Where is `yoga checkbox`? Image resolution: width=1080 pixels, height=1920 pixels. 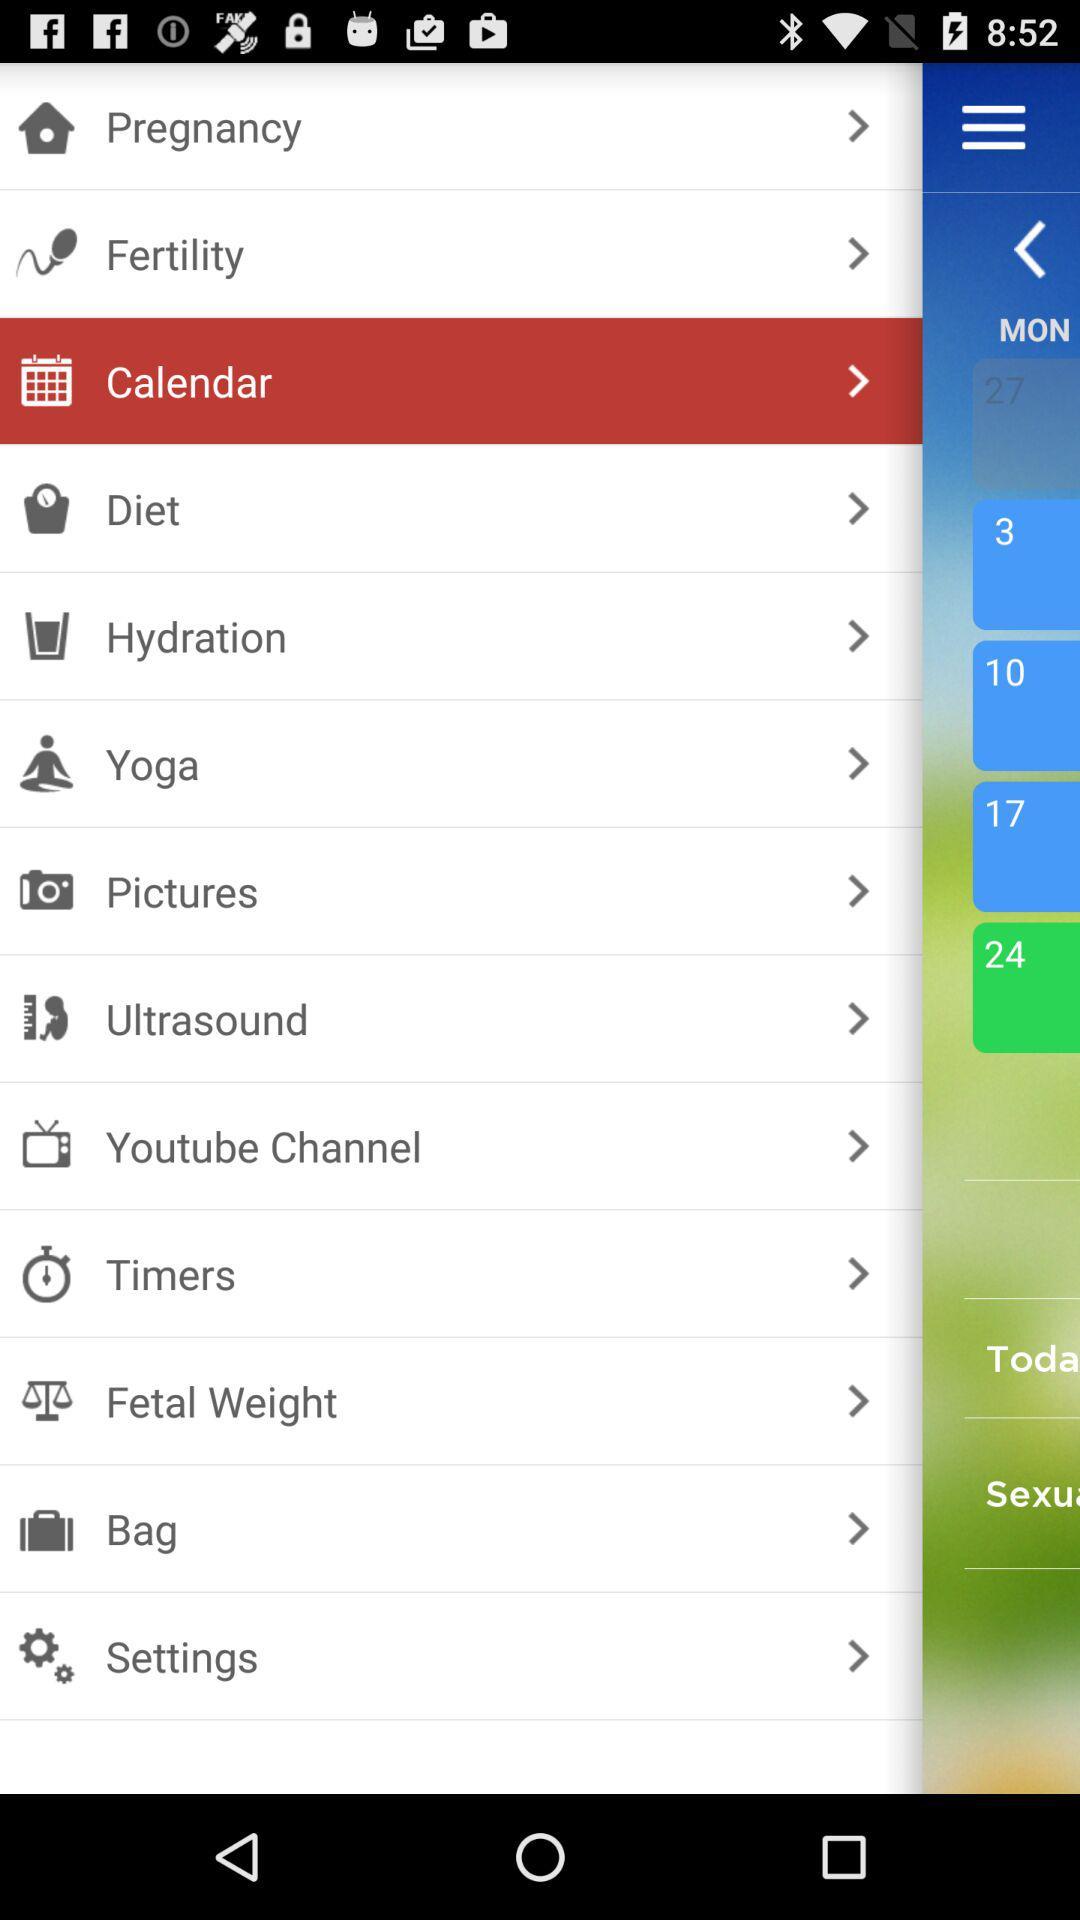 yoga checkbox is located at coordinates (457, 762).